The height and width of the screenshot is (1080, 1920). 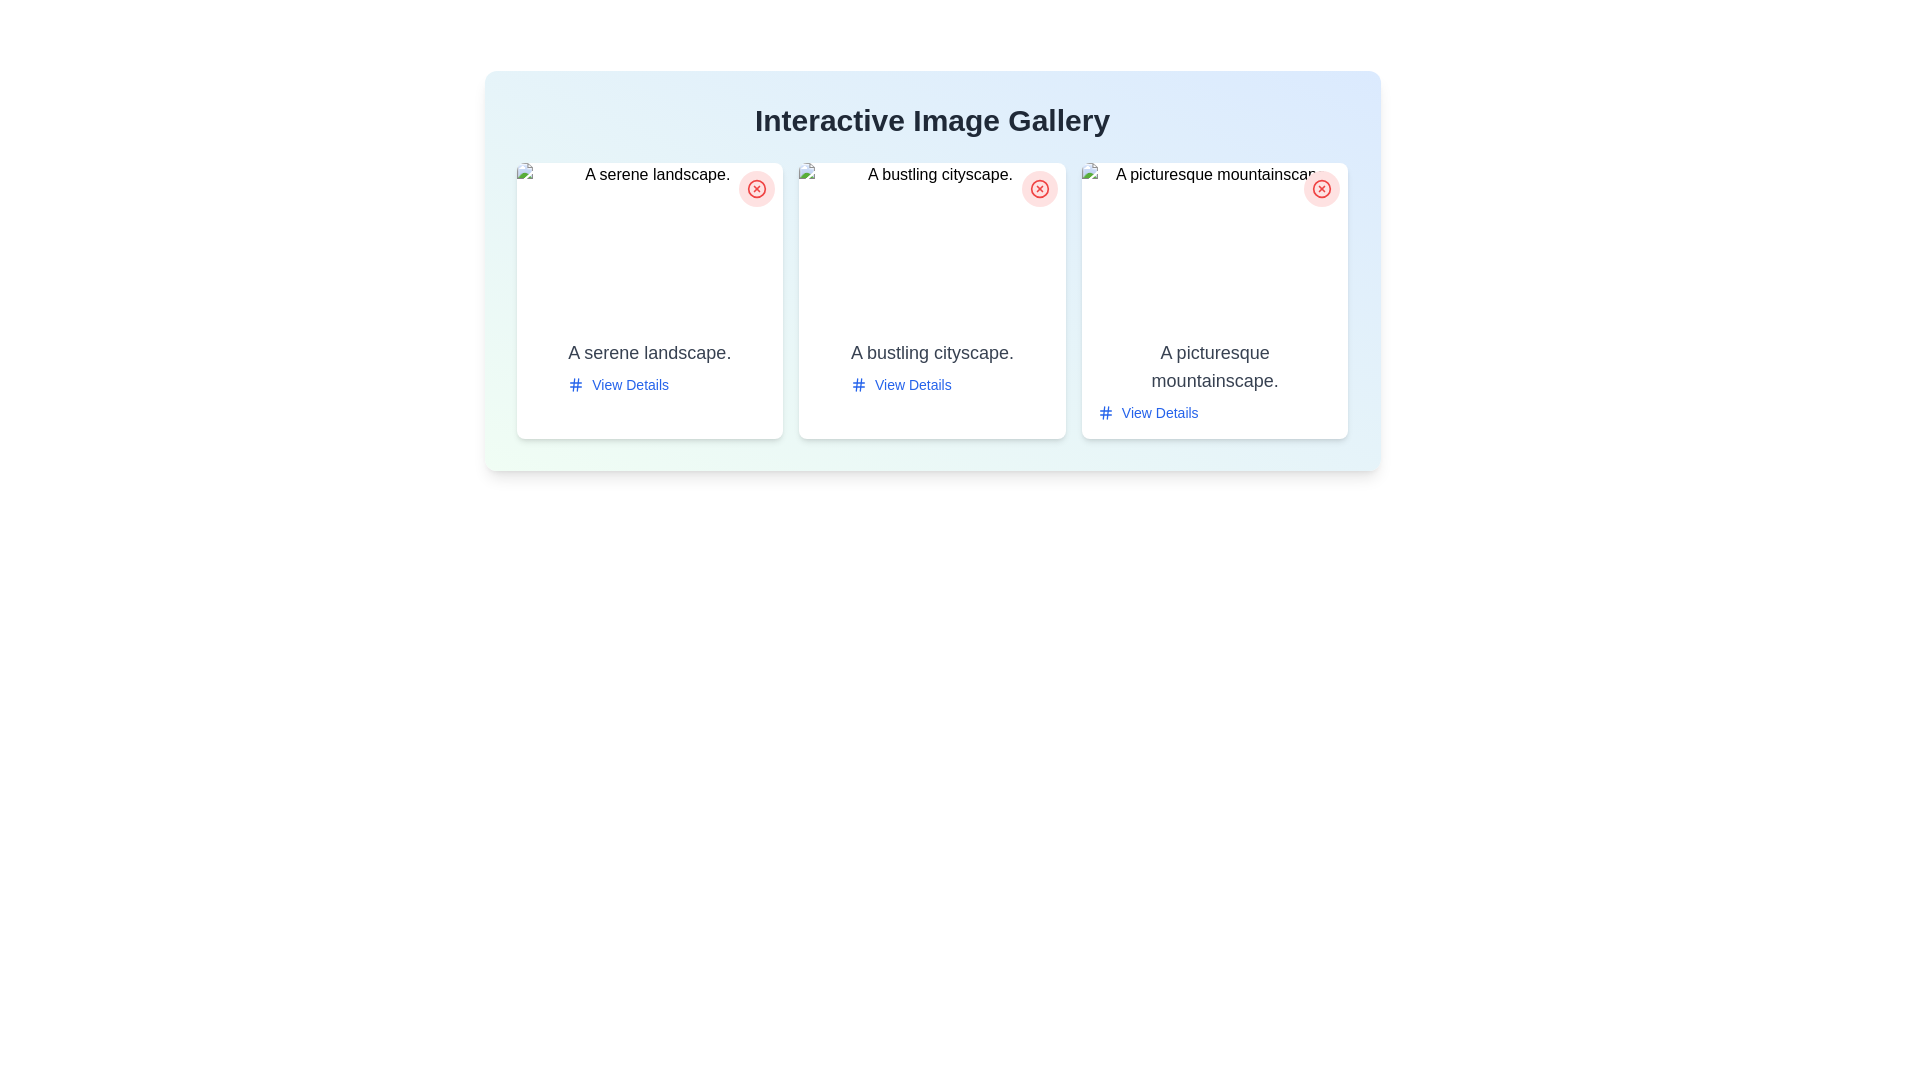 What do you see at coordinates (617, 385) in the screenshot?
I see `the 'View Details' link for the image with description 'A serene landscape.'` at bounding box center [617, 385].